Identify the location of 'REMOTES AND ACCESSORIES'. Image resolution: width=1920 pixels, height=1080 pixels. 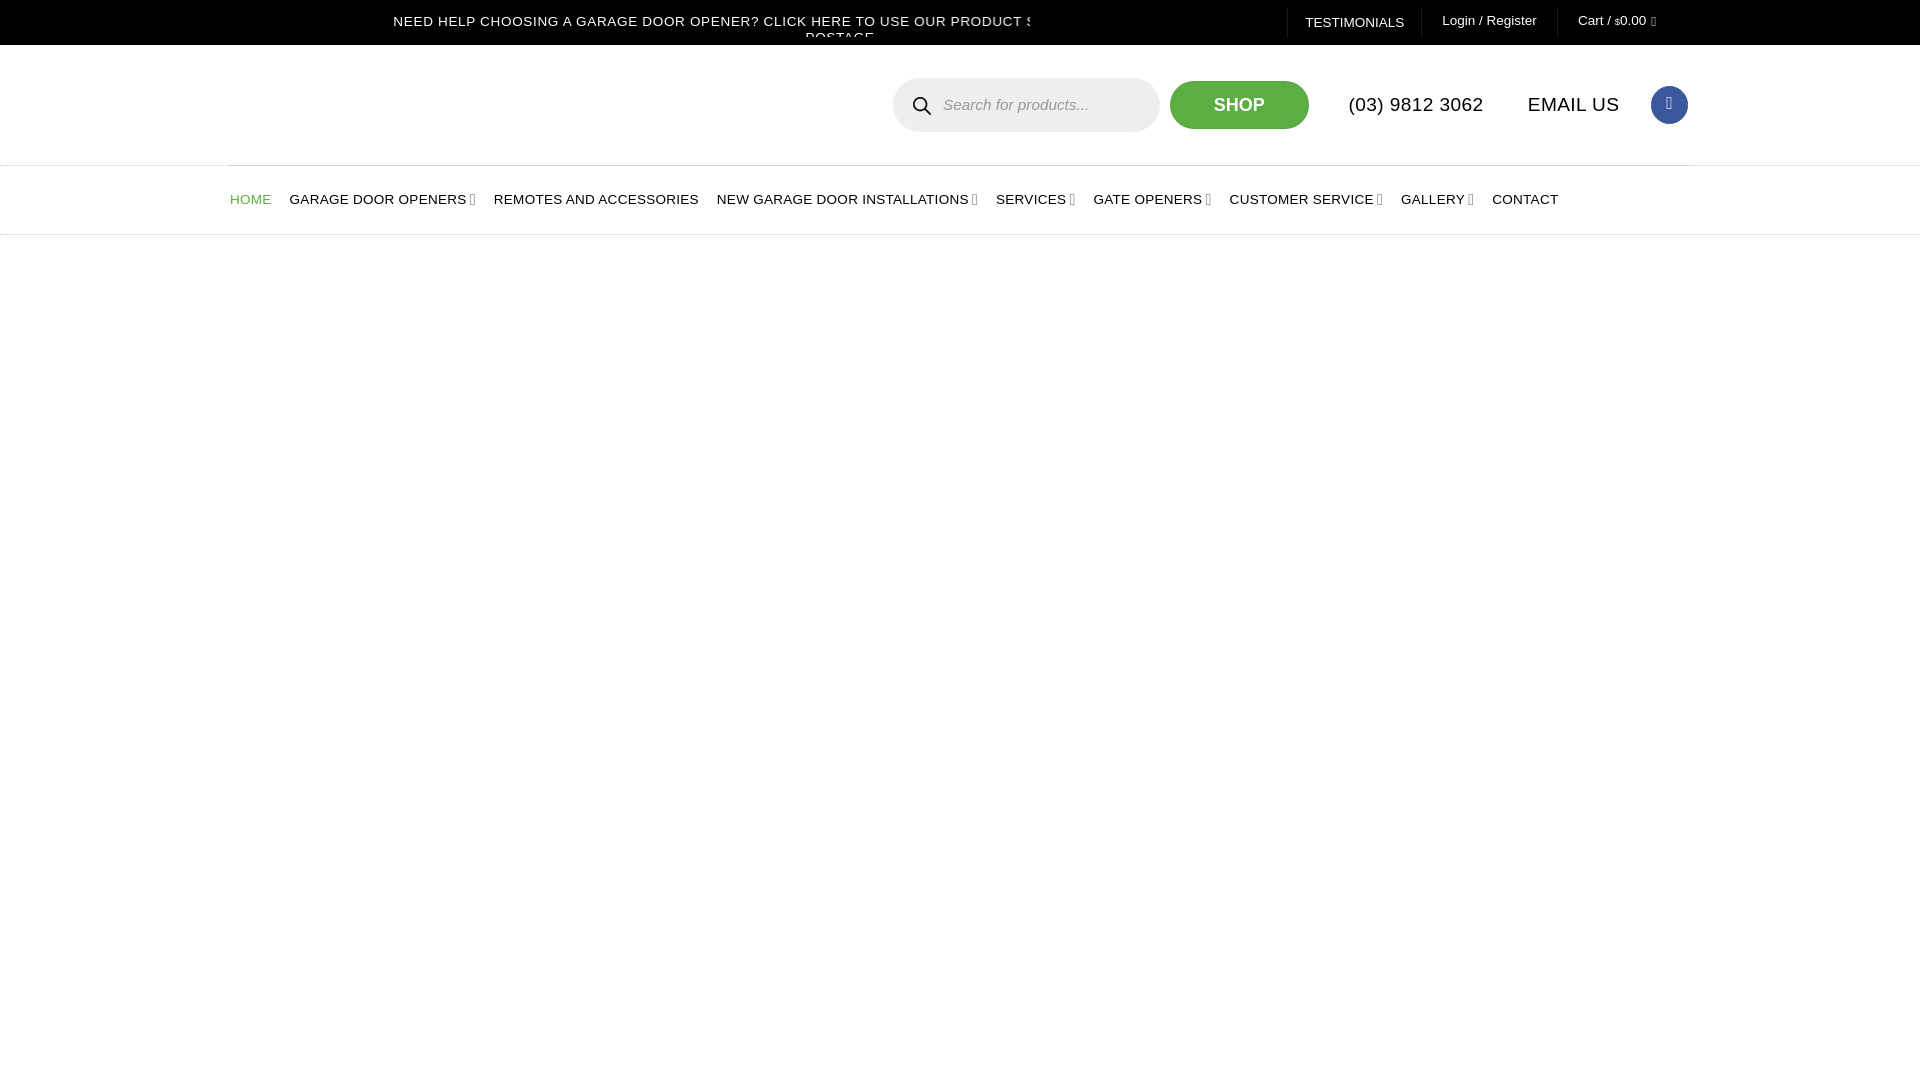
(595, 200).